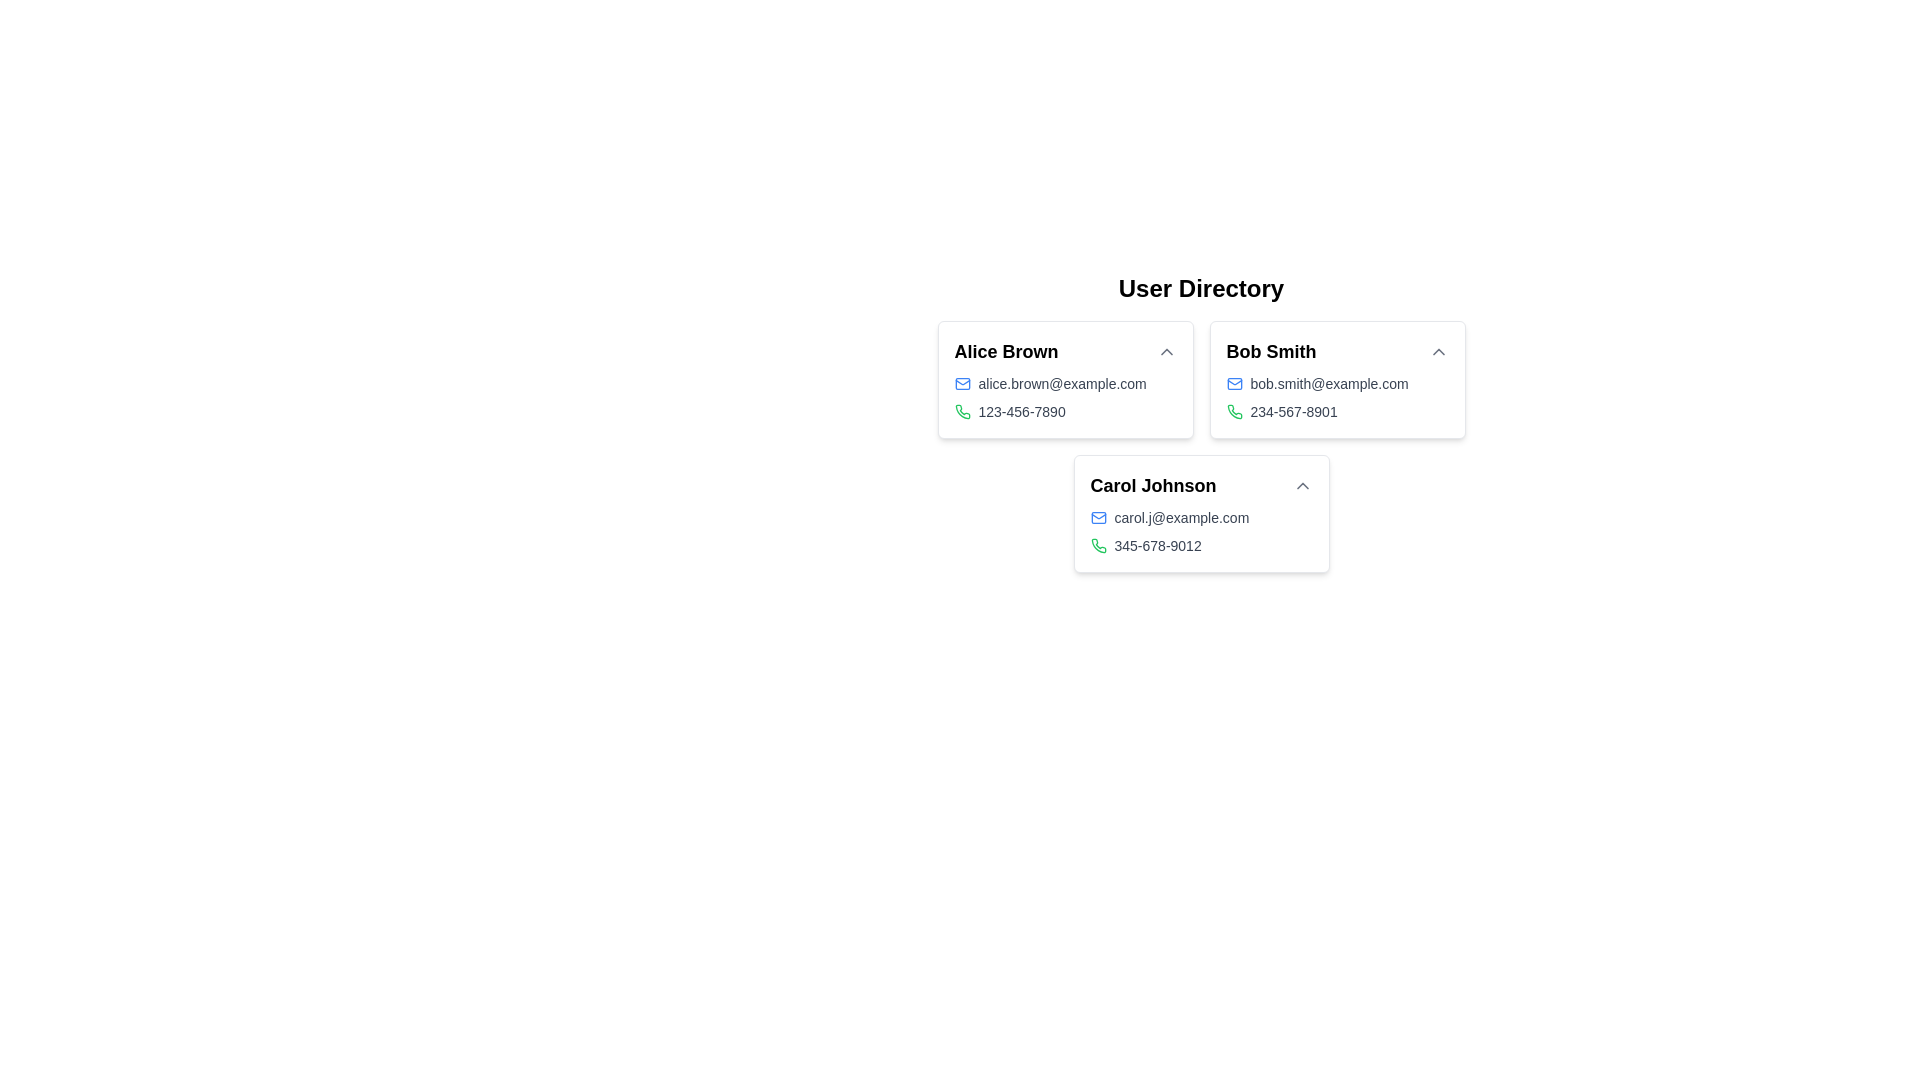 Image resolution: width=1920 pixels, height=1080 pixels. Describe the element at coordinates (1061, 384) in the screenshot. I see `the text display showing 'alice.brown@example.com', which is located in the top-left card under the 'User Directory' heading, adjacent to an email icon` at that location.